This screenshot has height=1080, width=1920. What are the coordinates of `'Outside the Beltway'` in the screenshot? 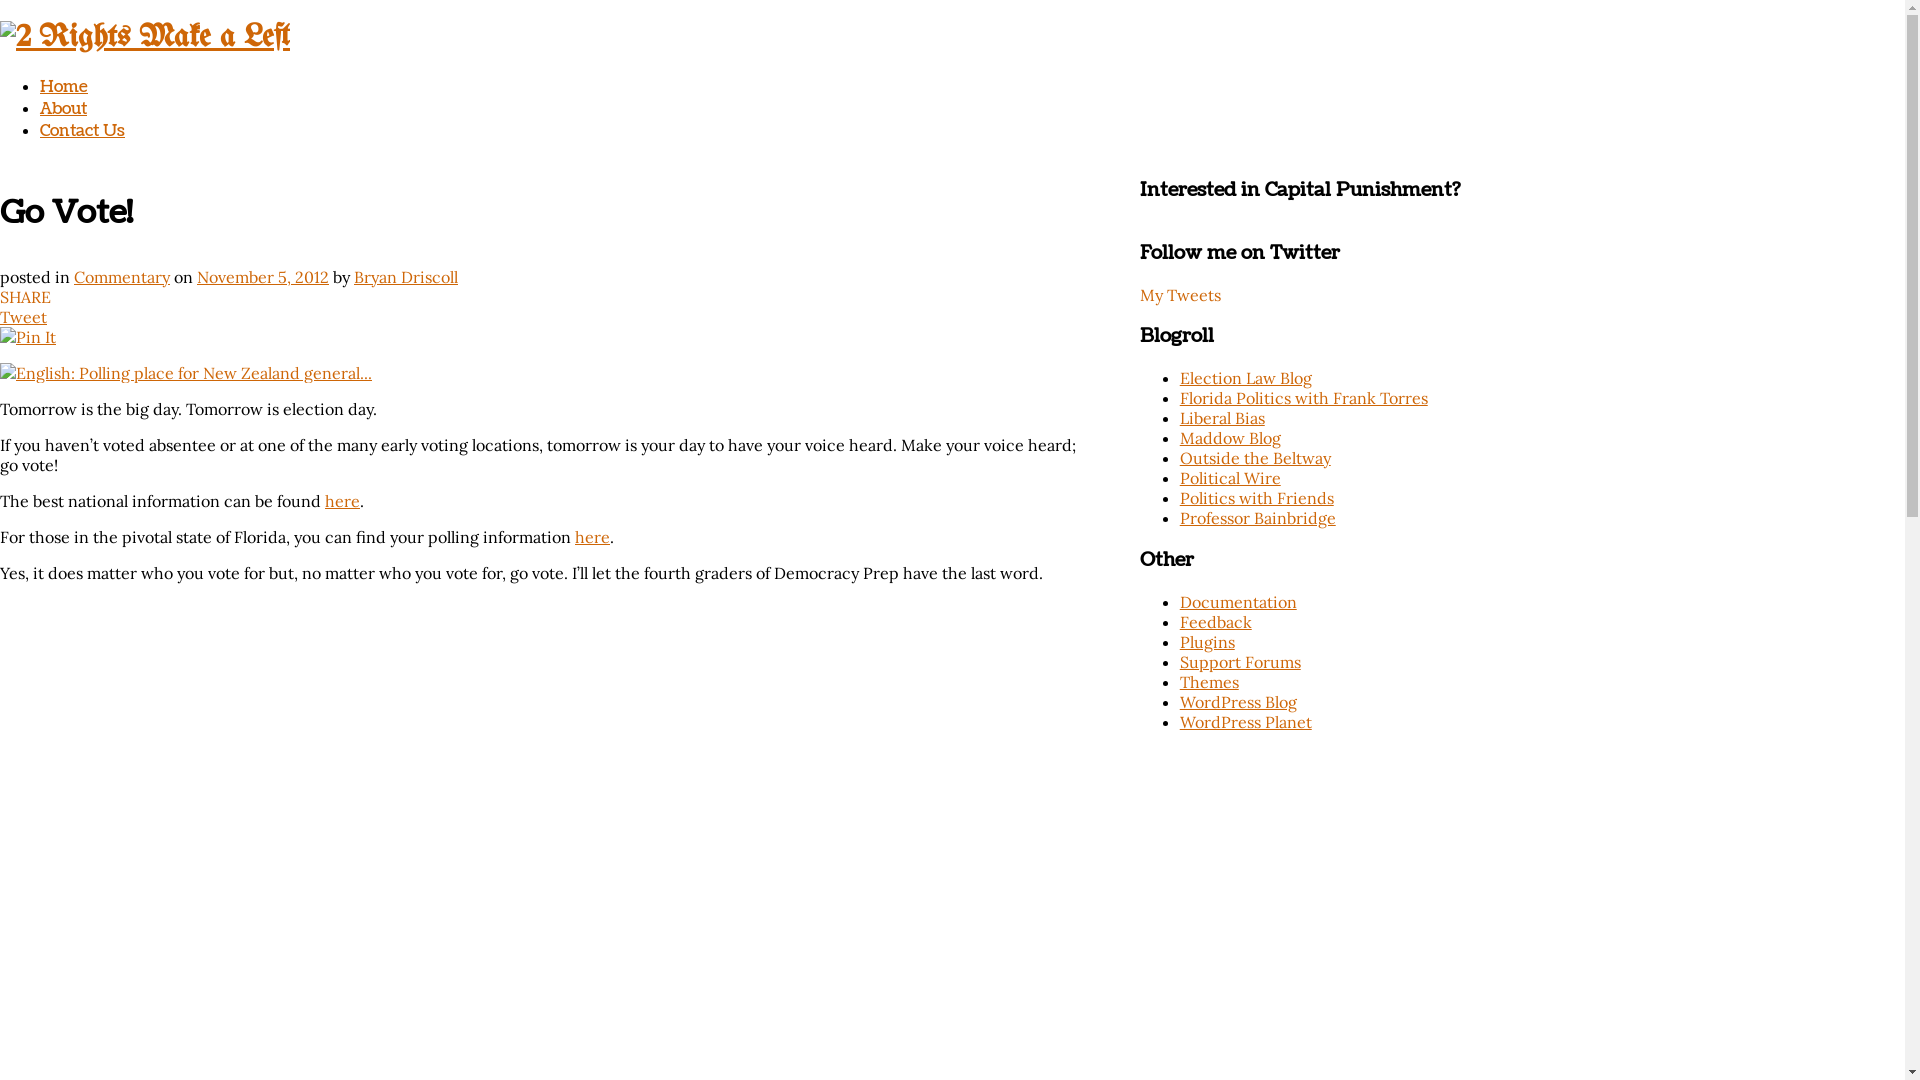 It's located at (1254, 458).